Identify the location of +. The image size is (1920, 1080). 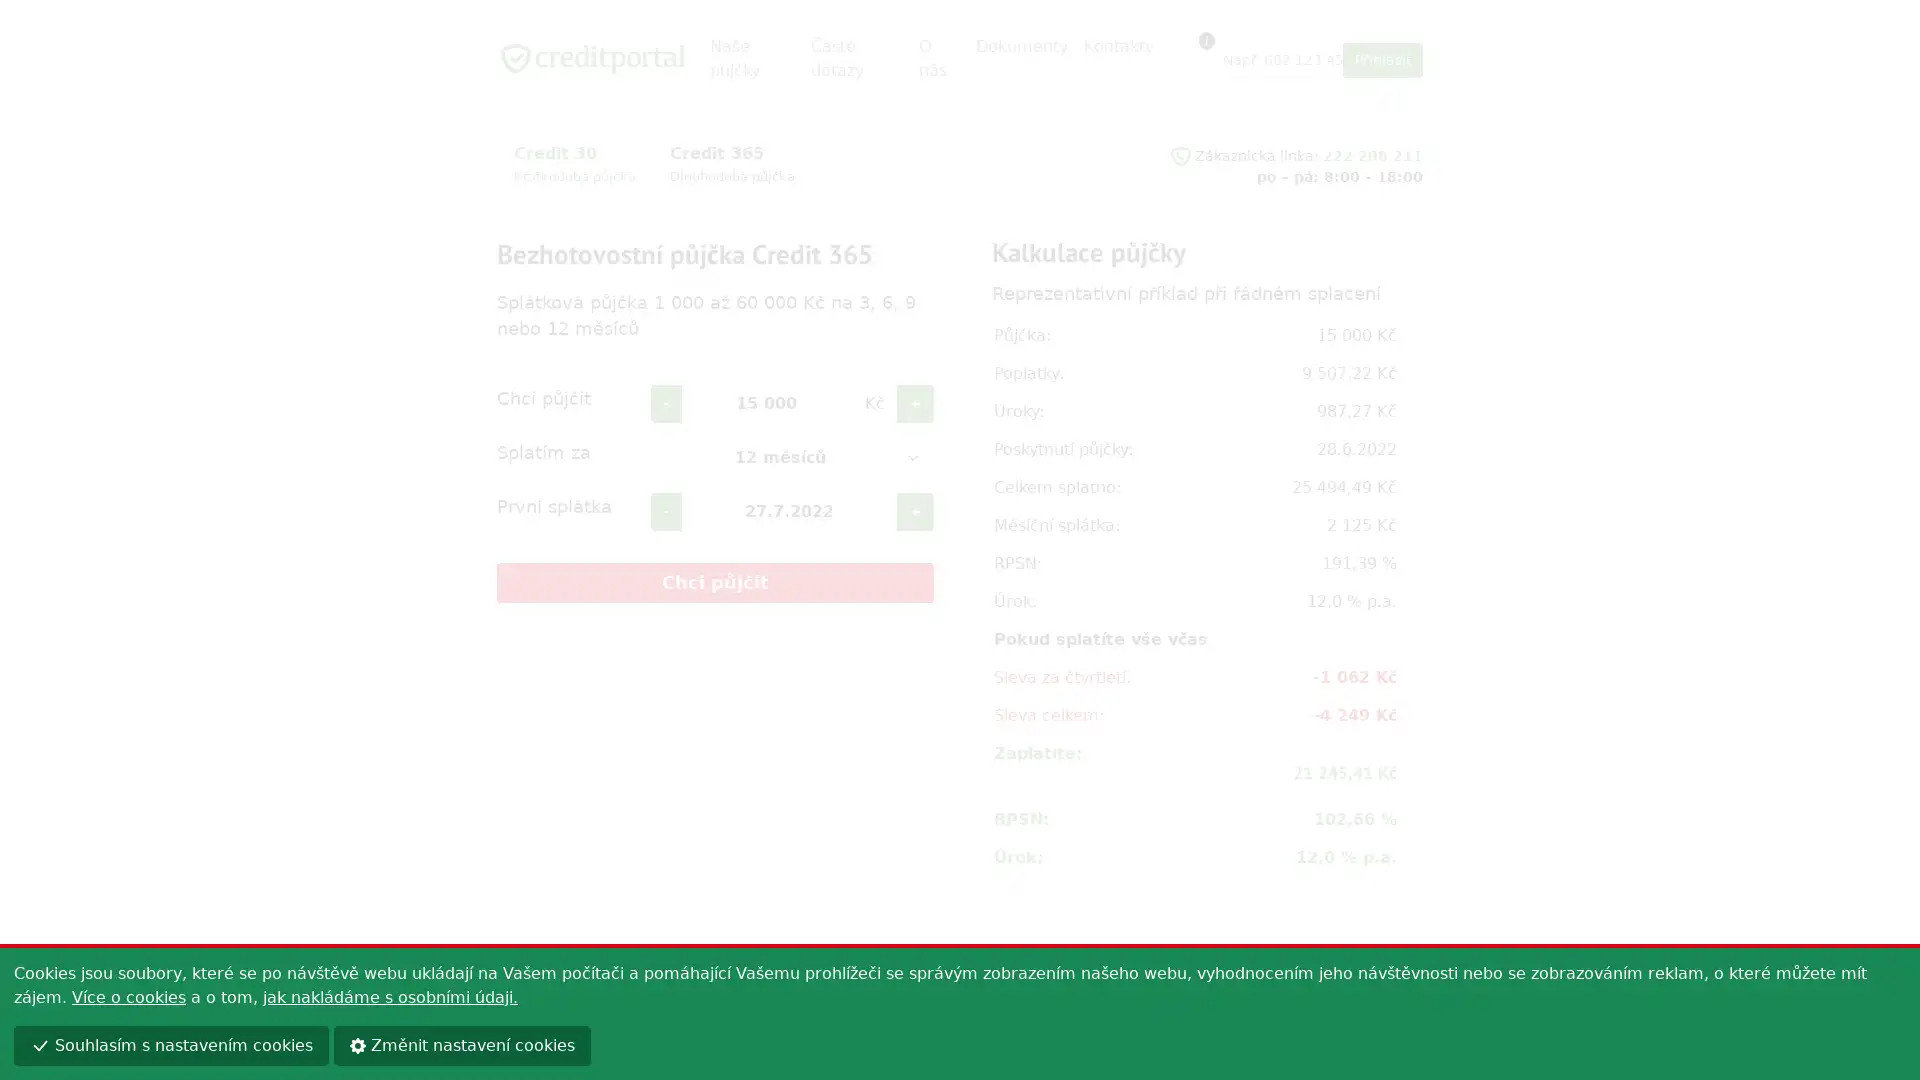
(913, 509).